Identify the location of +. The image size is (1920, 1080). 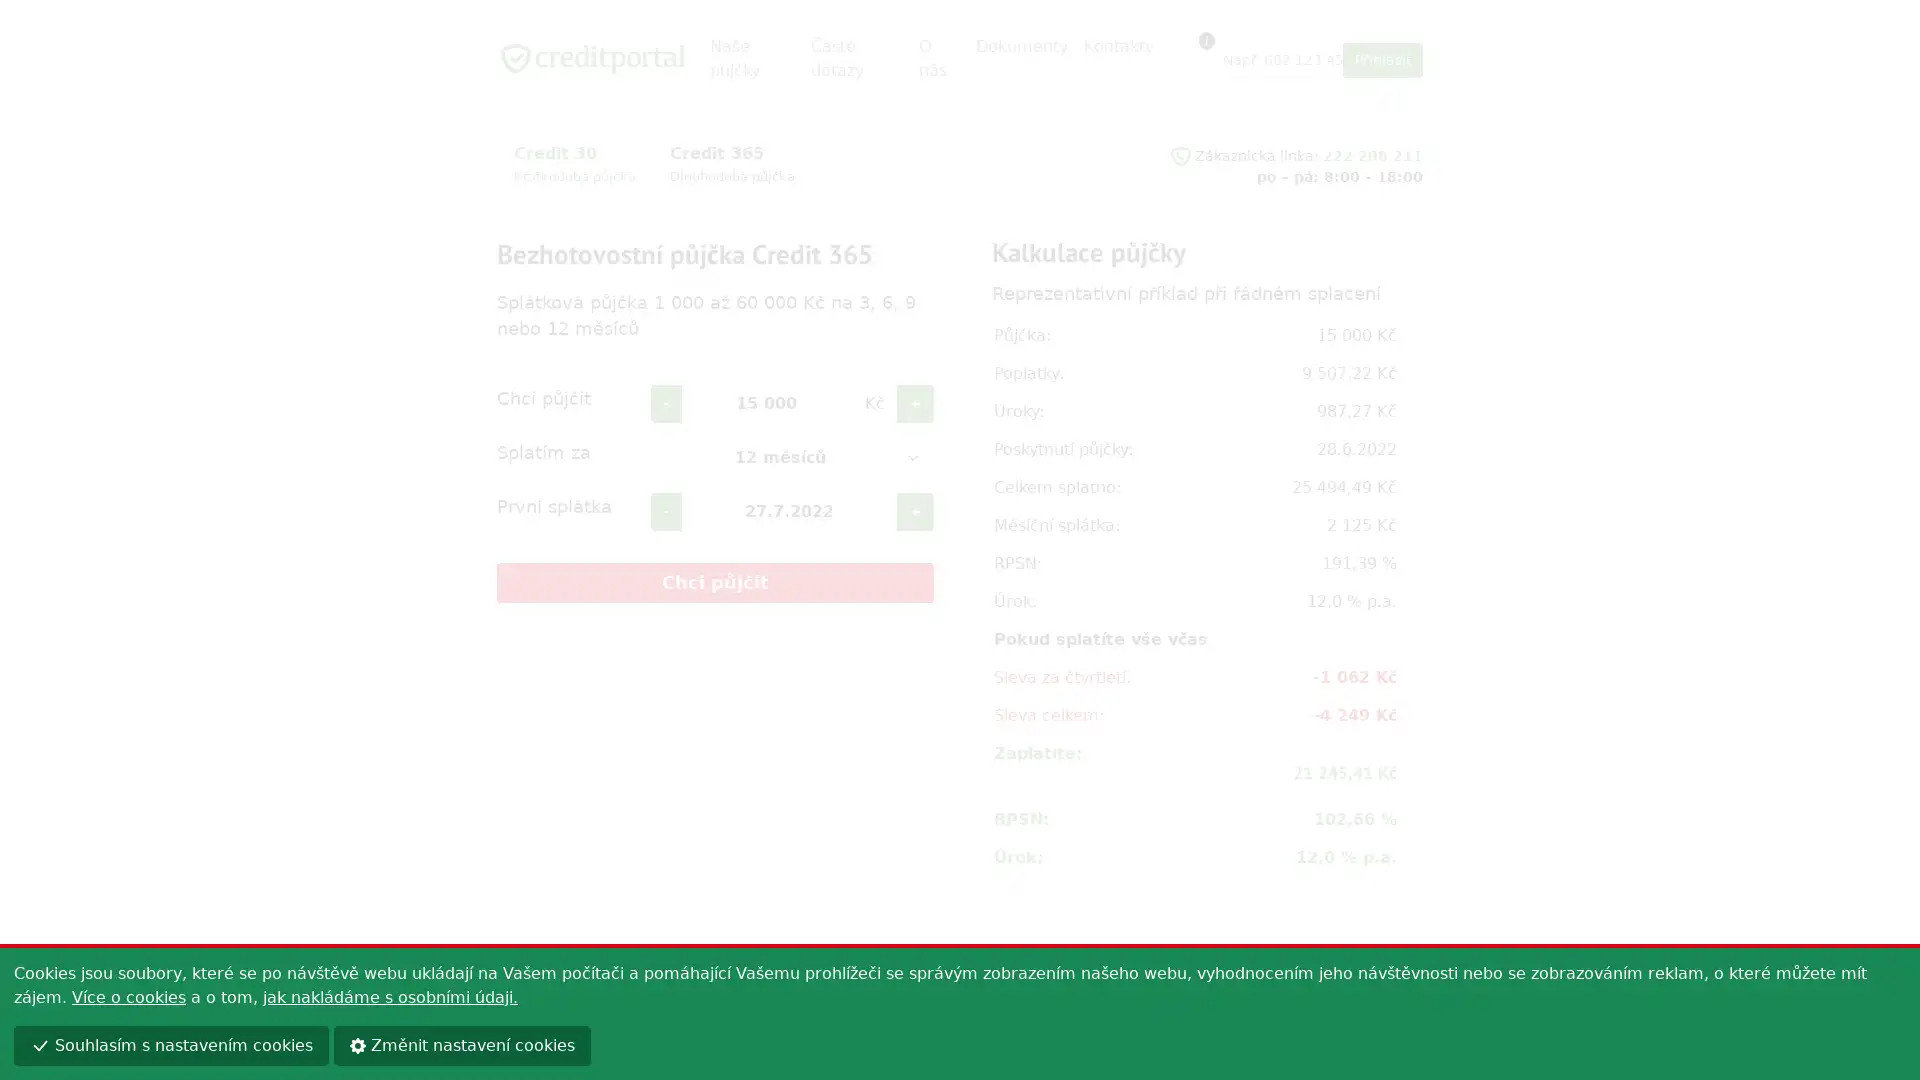
(913, 509).